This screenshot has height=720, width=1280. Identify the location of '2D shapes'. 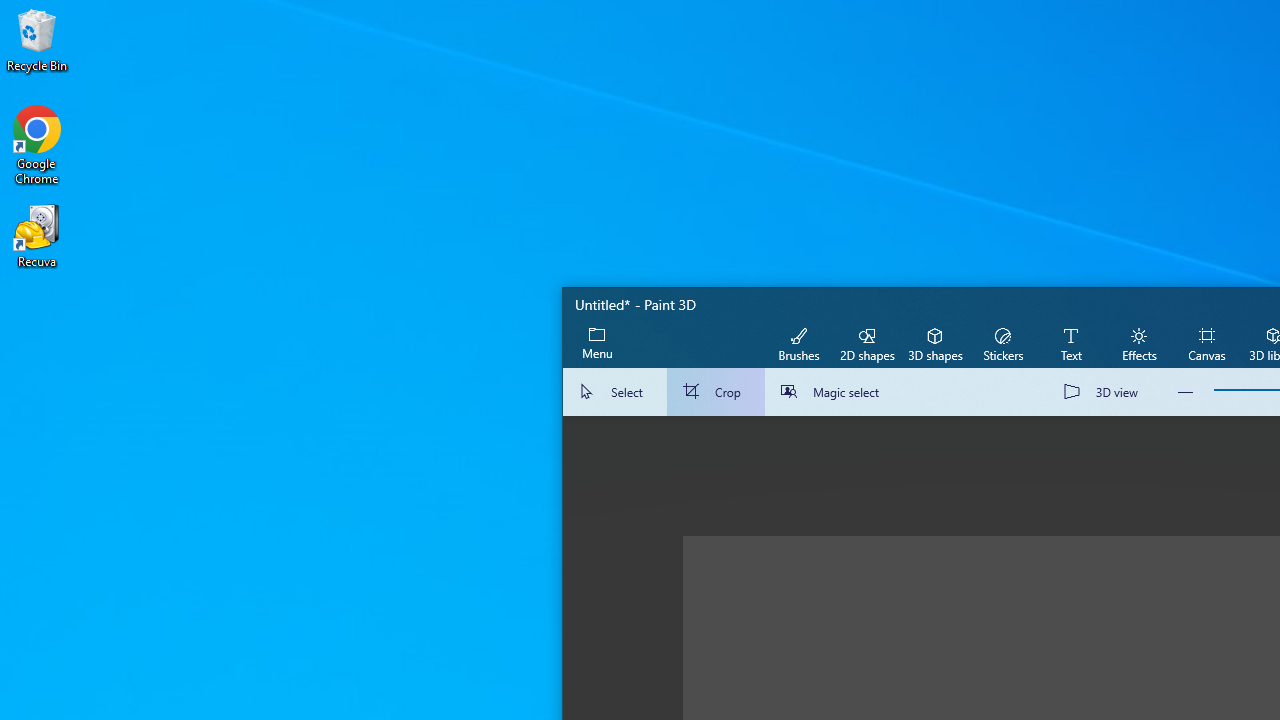
(867, 342).